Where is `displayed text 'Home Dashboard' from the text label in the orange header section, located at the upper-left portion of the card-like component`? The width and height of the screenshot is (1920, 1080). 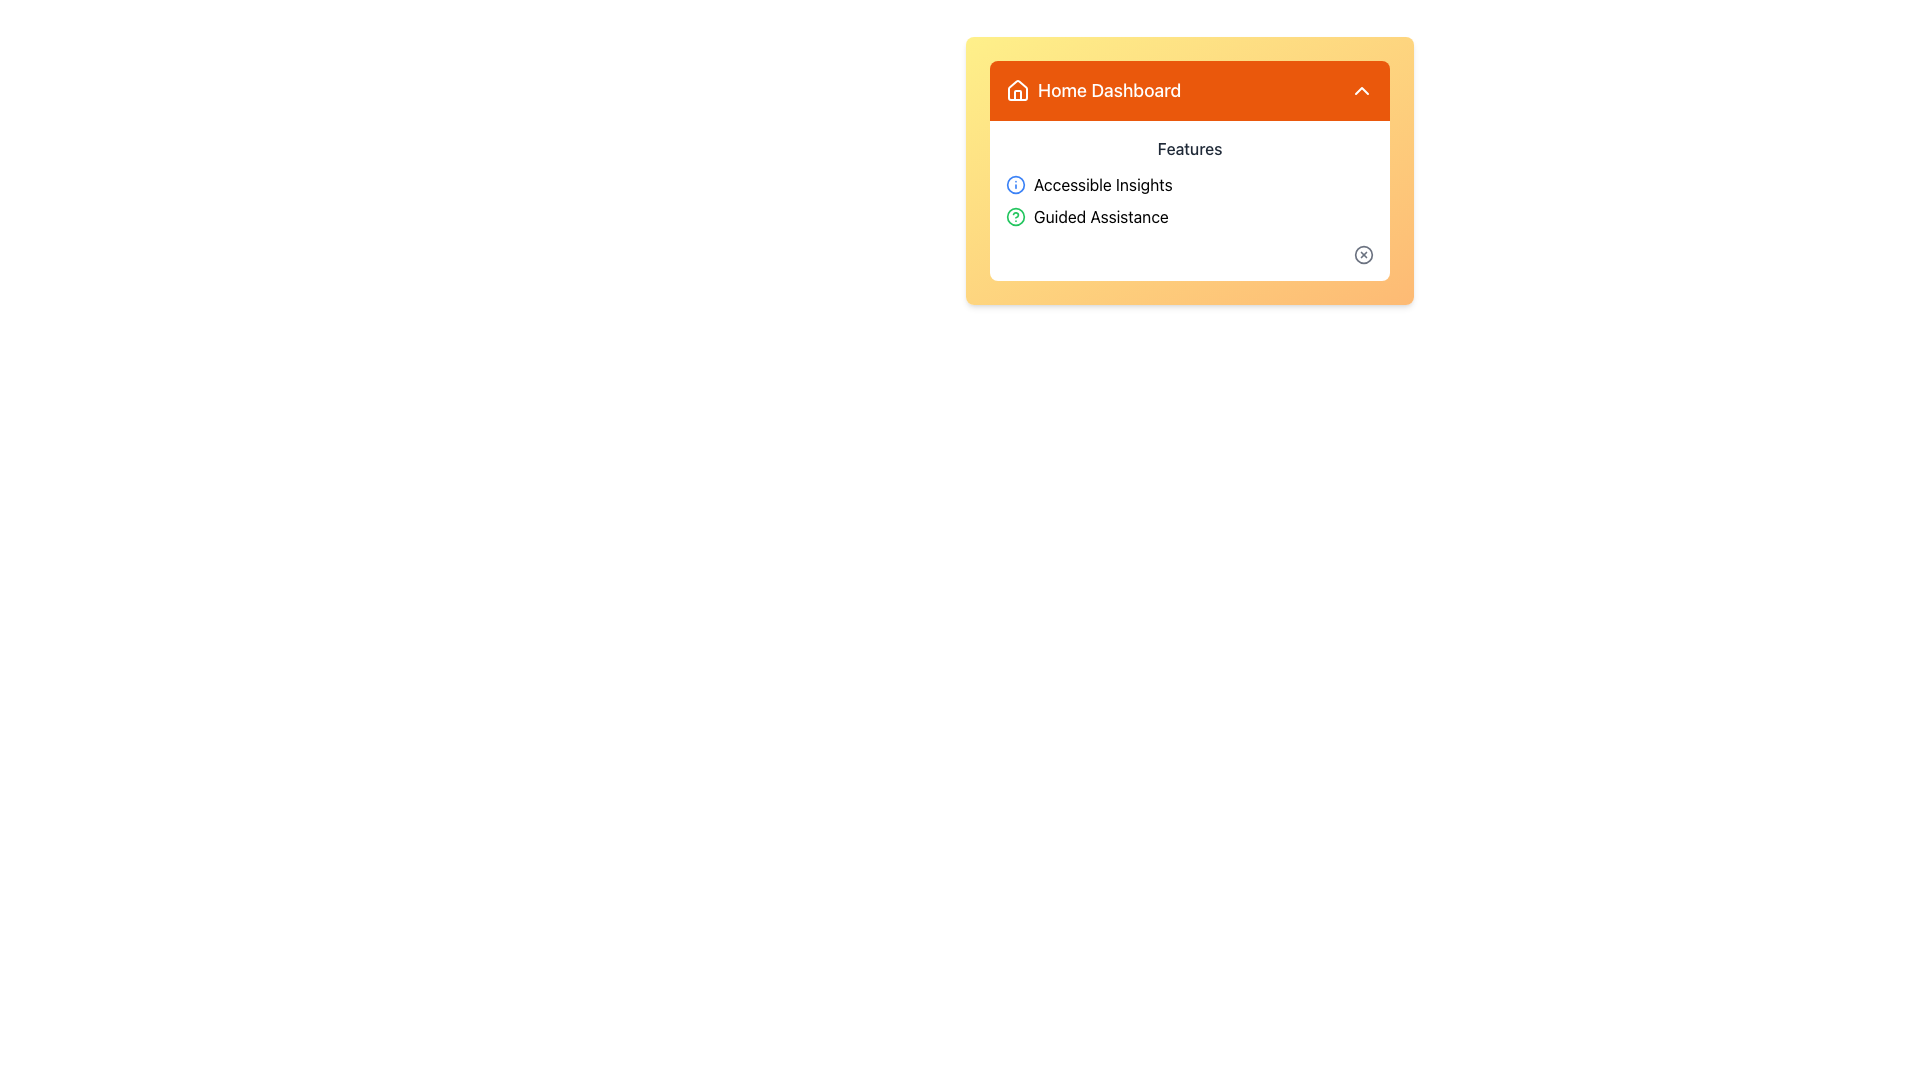
displayed text 'Home Dashboard' from the text label in the orange header section, located at the upper-left portion of the card-like component is located at coordinates (1092, 91).